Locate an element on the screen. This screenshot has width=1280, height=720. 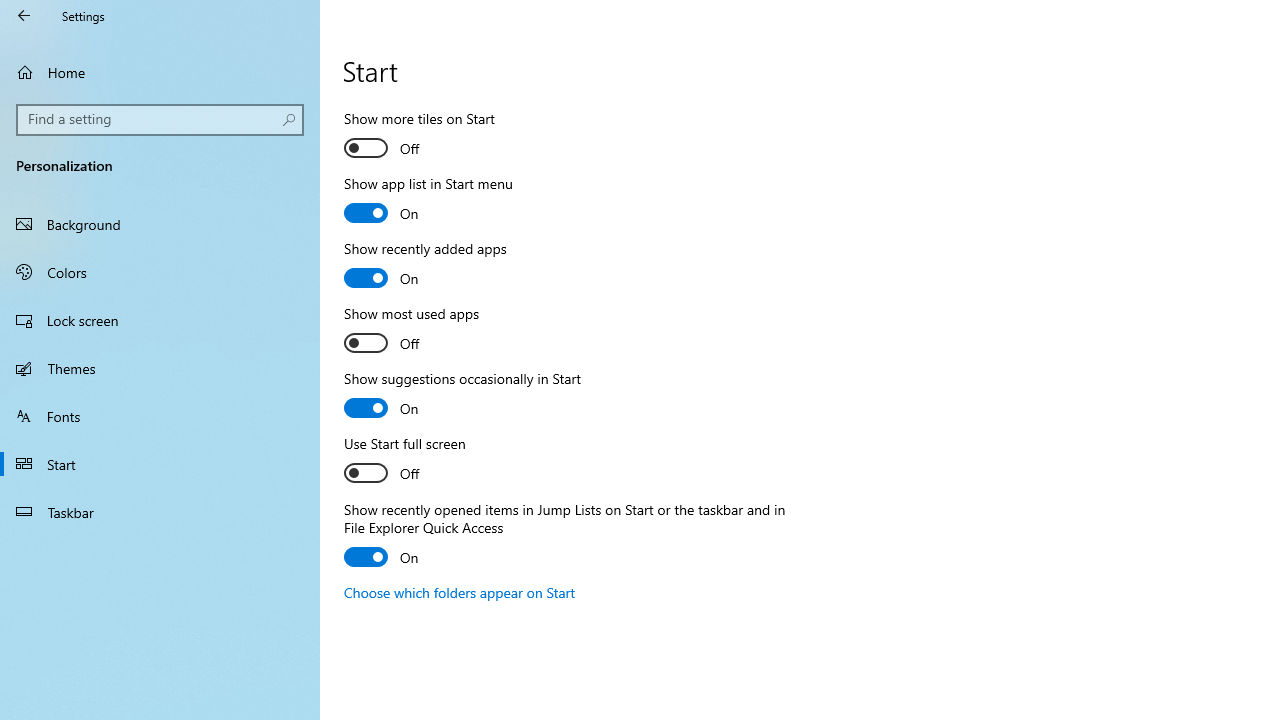
'Use Start full screen' is located at coordinates (416, 461).